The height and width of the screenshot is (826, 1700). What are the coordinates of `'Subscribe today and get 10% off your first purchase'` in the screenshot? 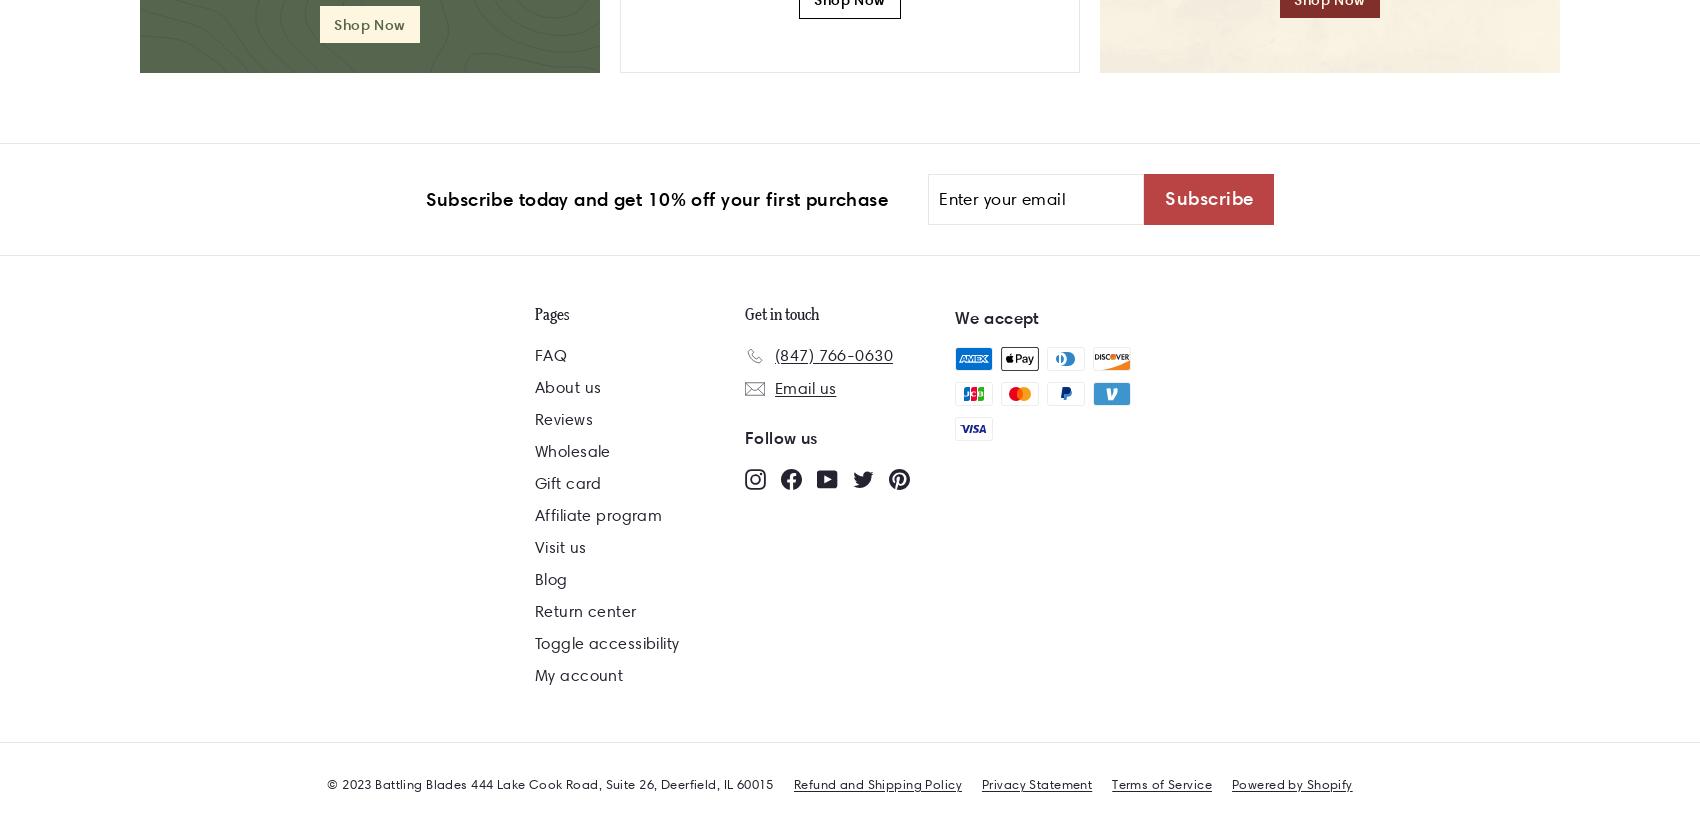 It's located at (656, 198).